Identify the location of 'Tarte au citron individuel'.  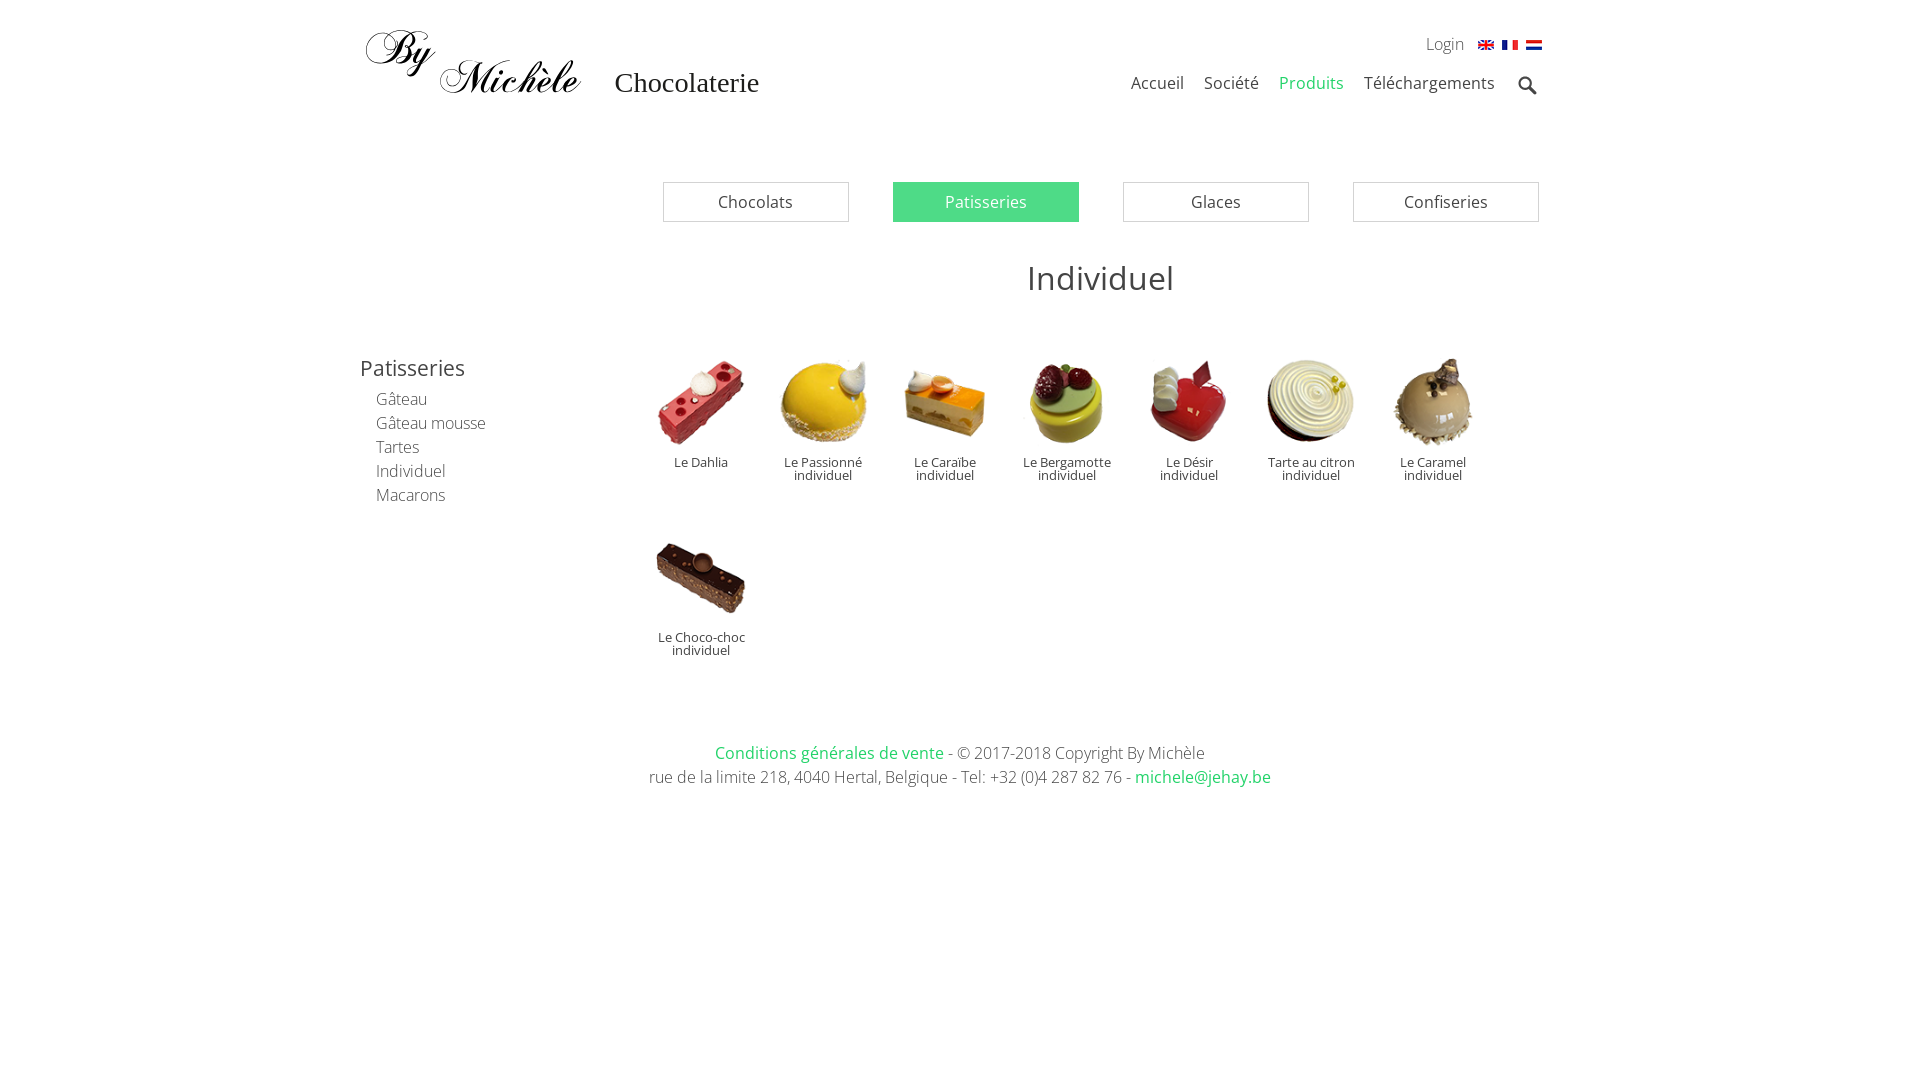
(1310, 419).